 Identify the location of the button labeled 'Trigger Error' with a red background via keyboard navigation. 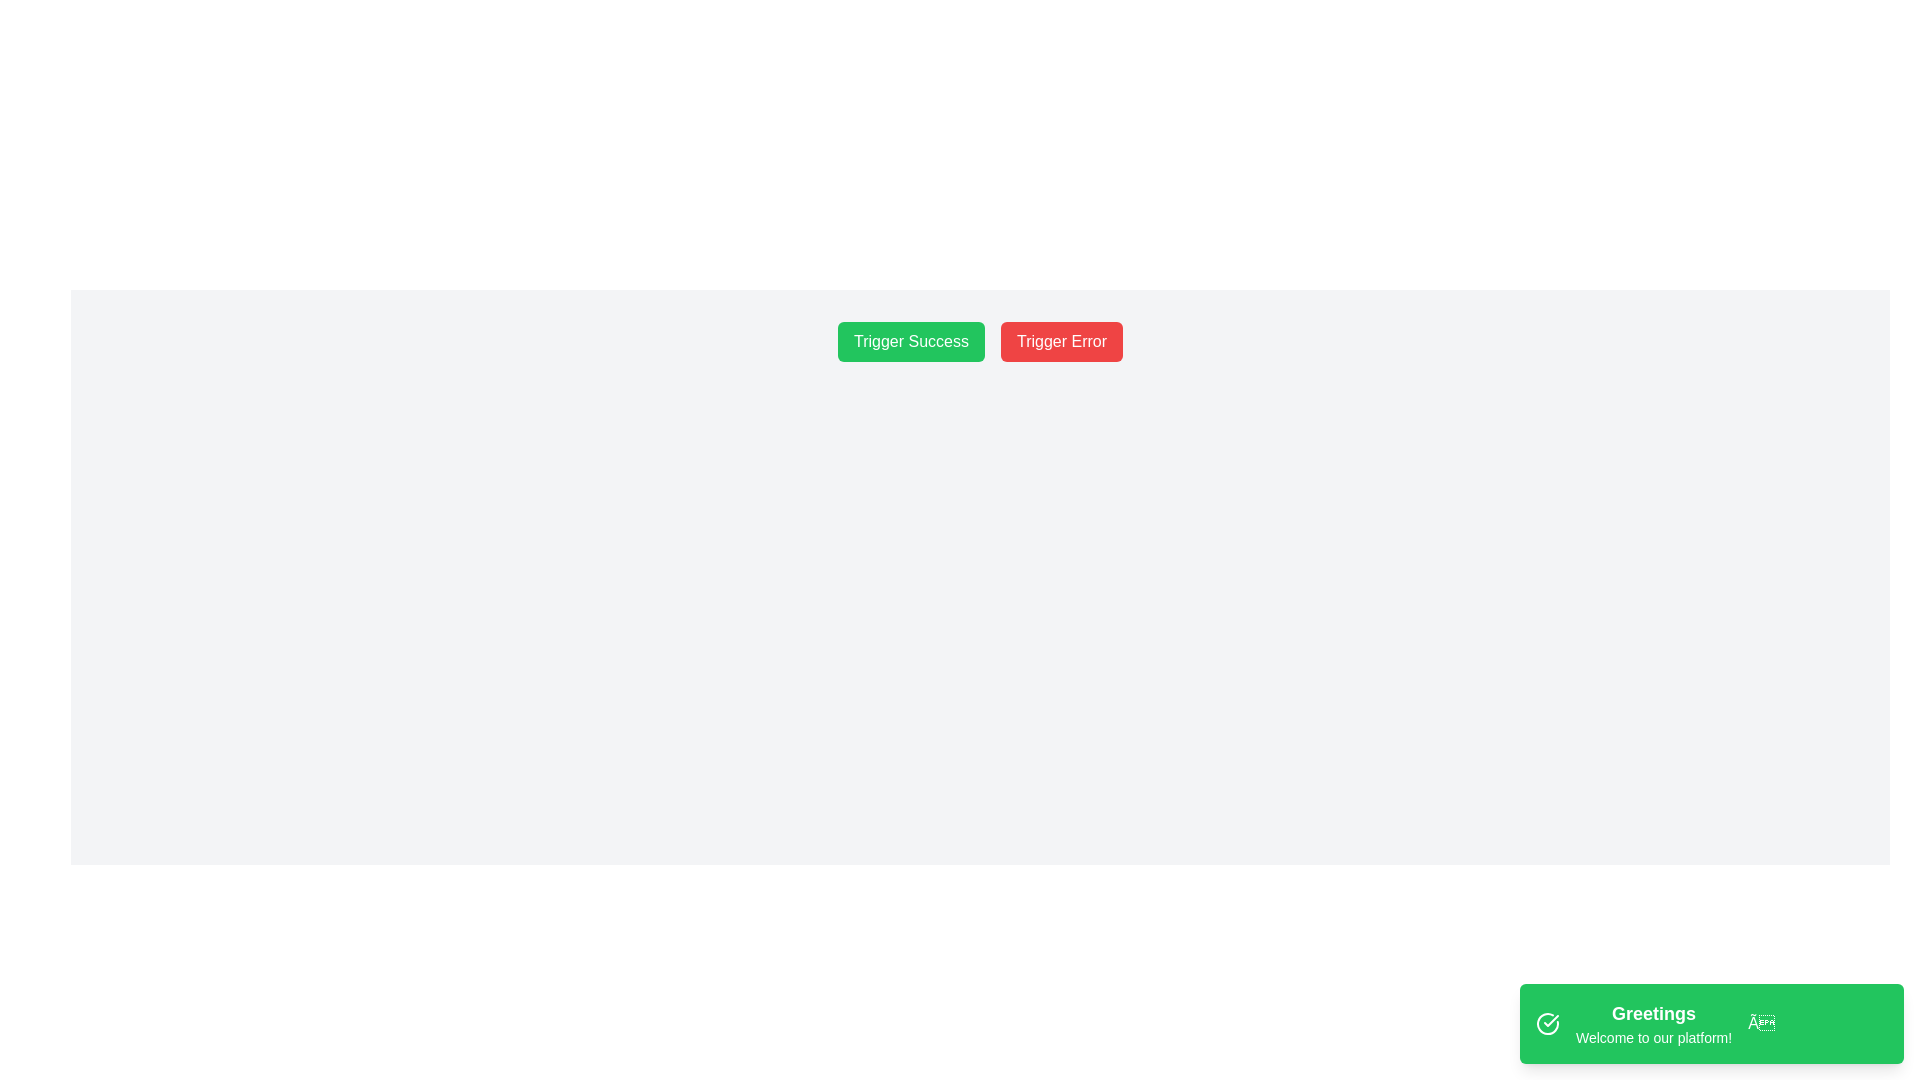
(1060, 341).